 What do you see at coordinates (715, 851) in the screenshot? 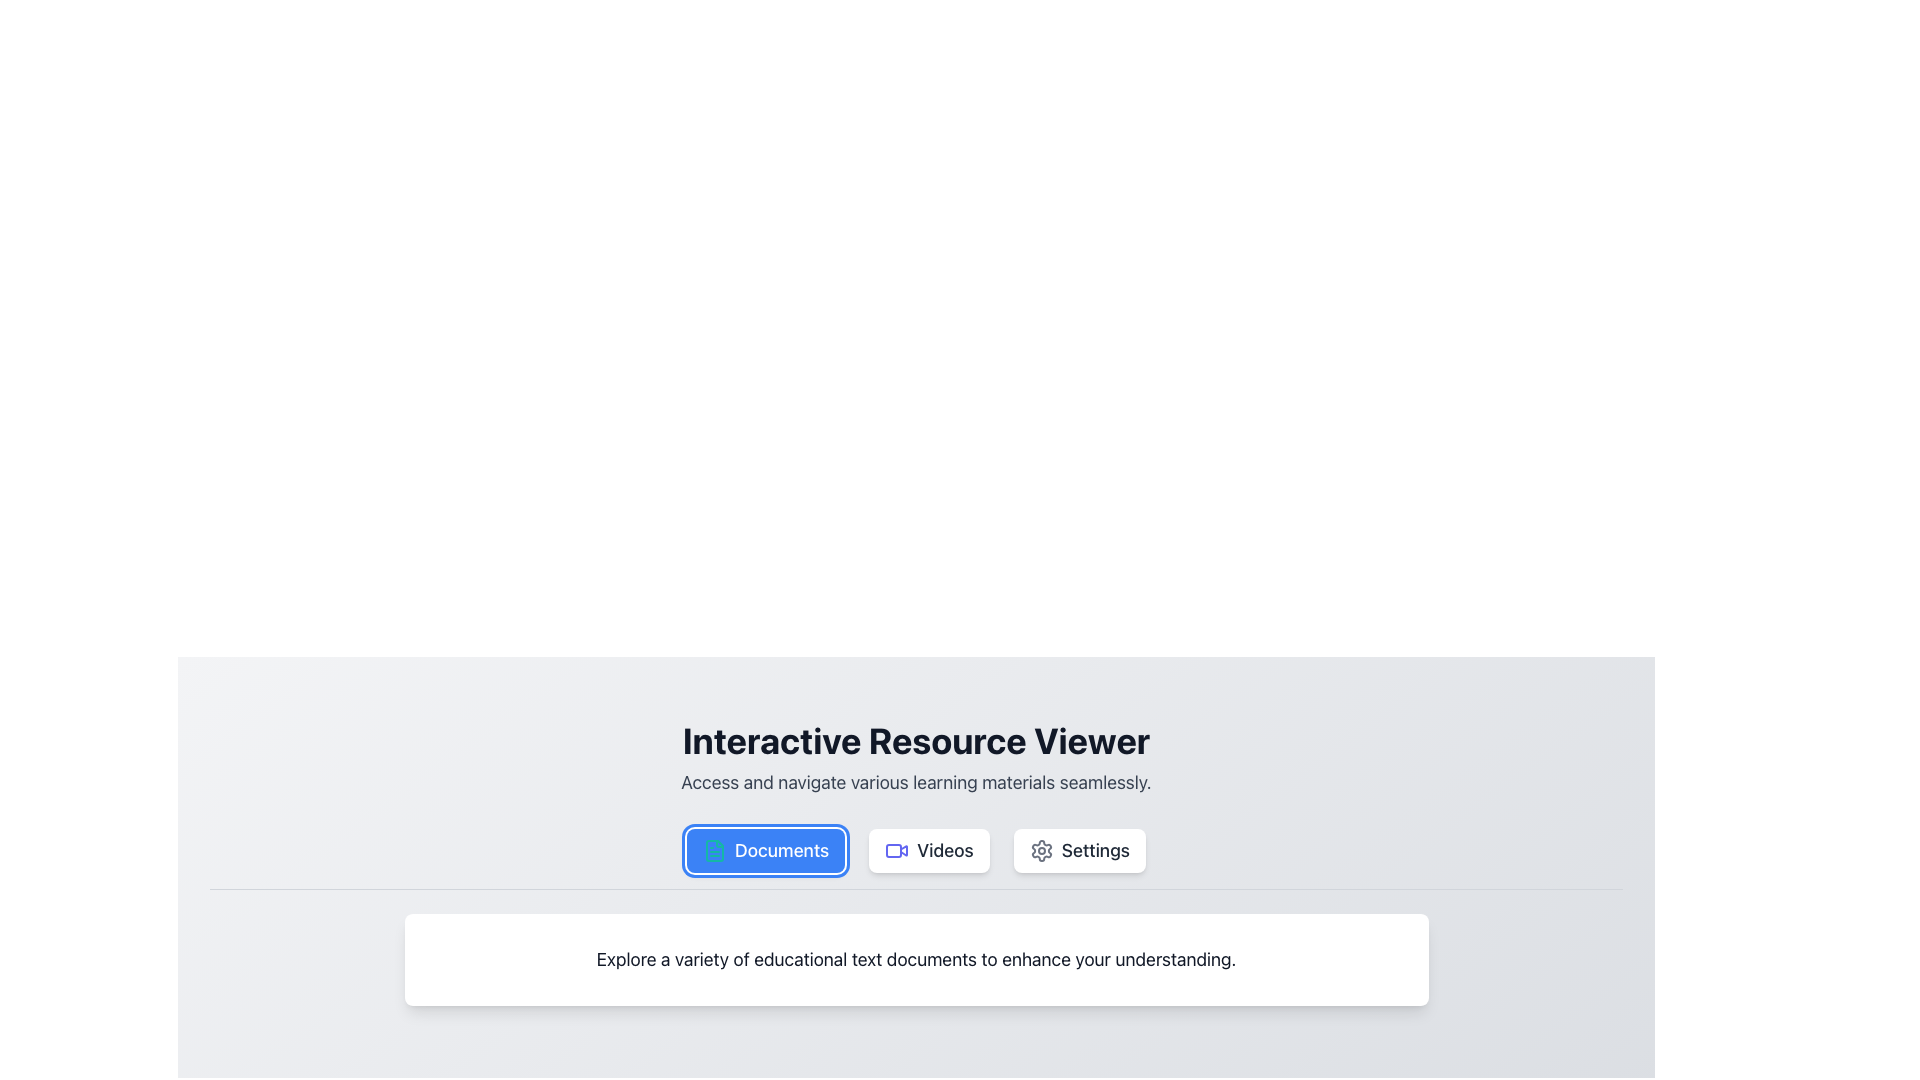
I see `the icon representing a document file, which is located to the left of the 'Documents' button in the horizontal navigation bar` at bounding box center [715, 851].